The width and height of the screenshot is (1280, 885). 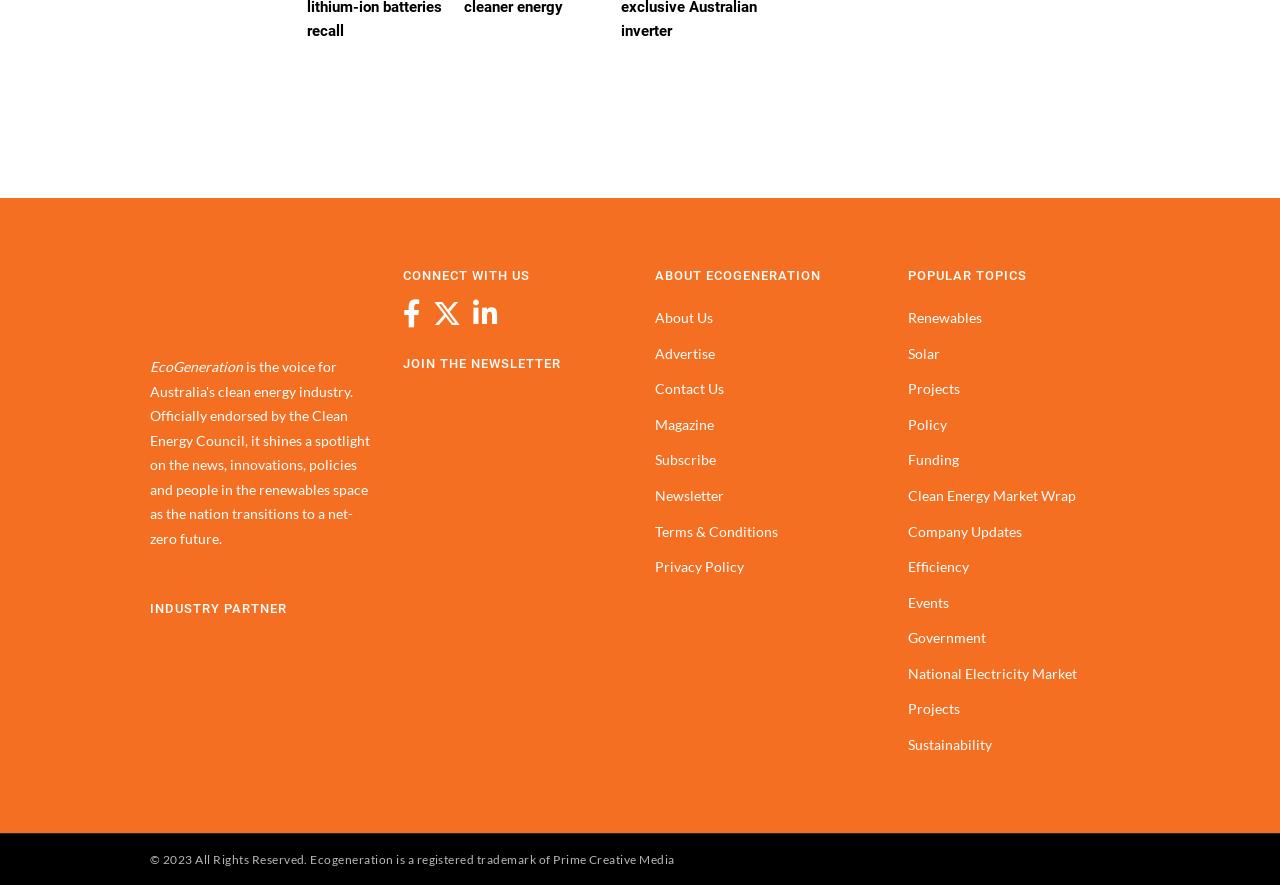 I want to click on 'Efficiency', so click(x=936, y=566).